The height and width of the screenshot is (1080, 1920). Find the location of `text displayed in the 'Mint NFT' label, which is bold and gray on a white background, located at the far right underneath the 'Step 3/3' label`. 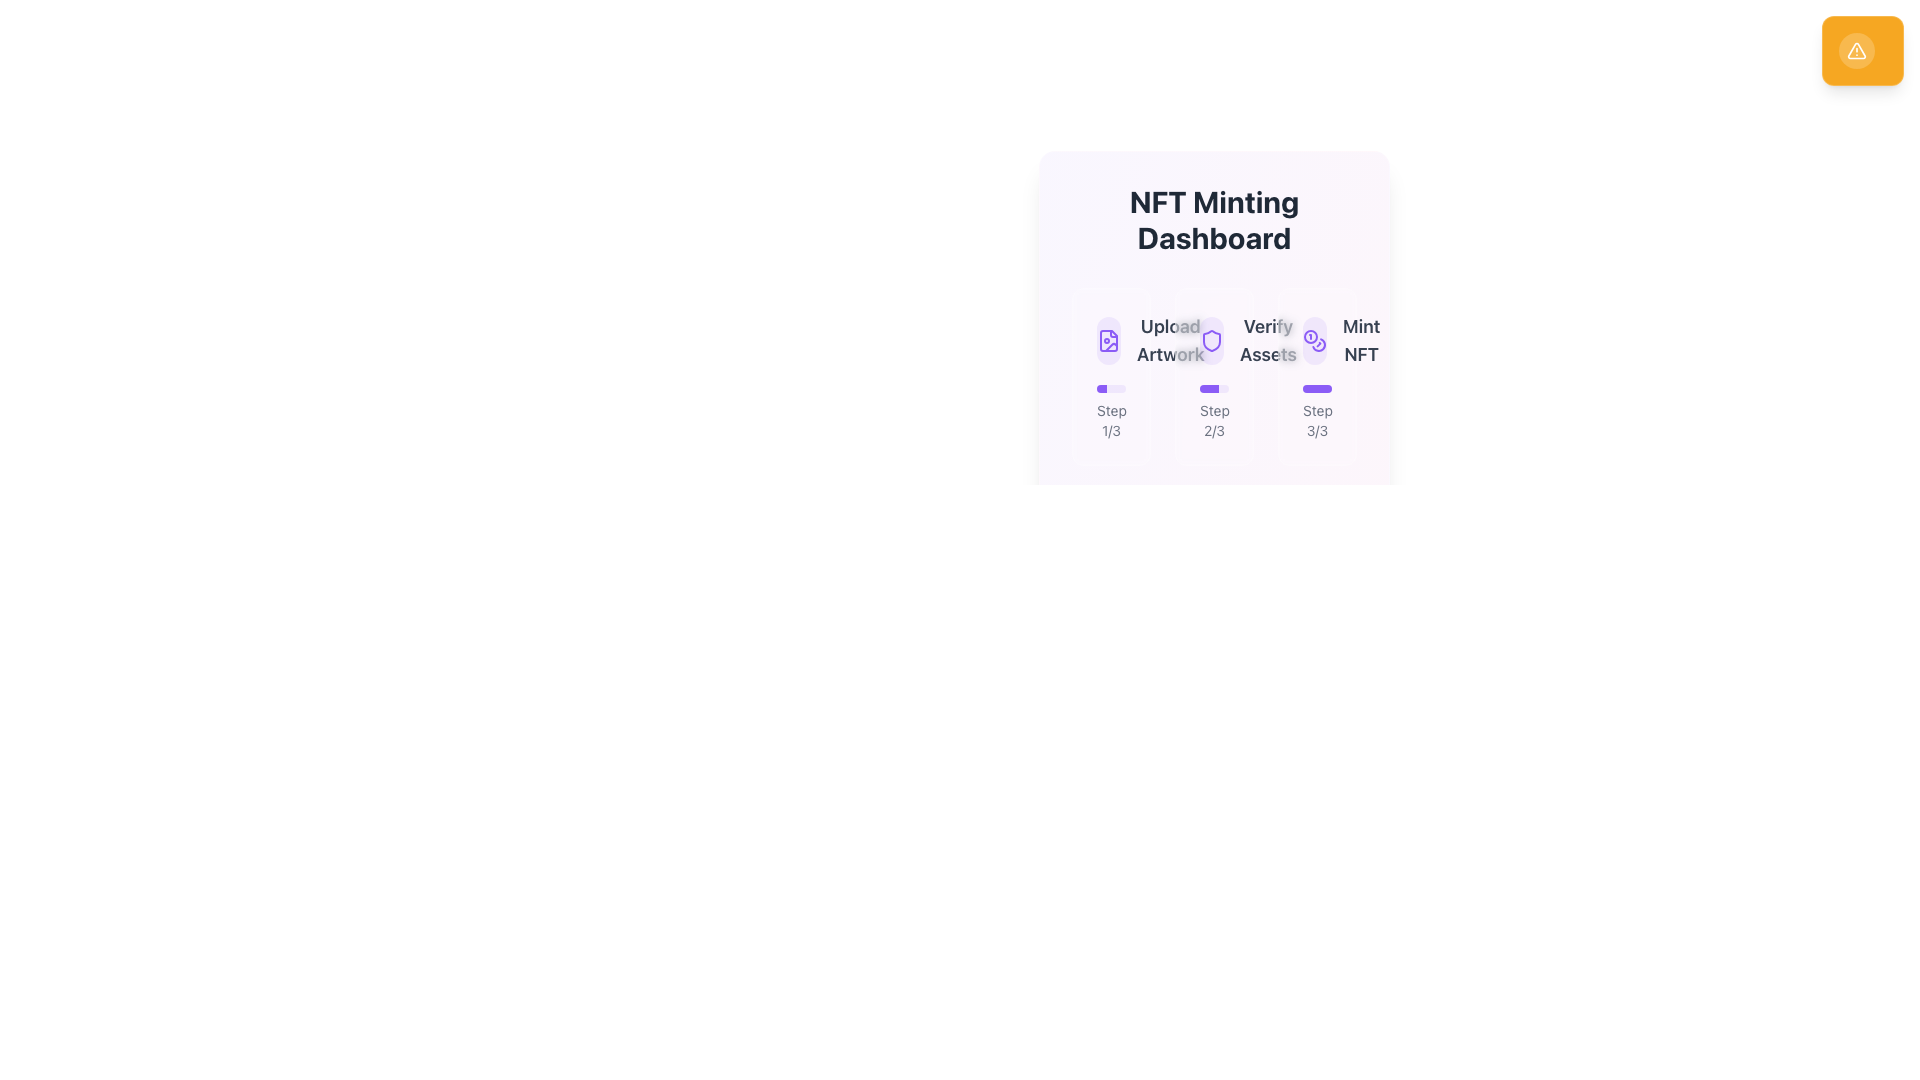

text displayed in the 'Mint NFT' label, which is bold and gray on a white background, located at the far right underneath the 'Step 3/3' label is located at coordinates (1360, 339).